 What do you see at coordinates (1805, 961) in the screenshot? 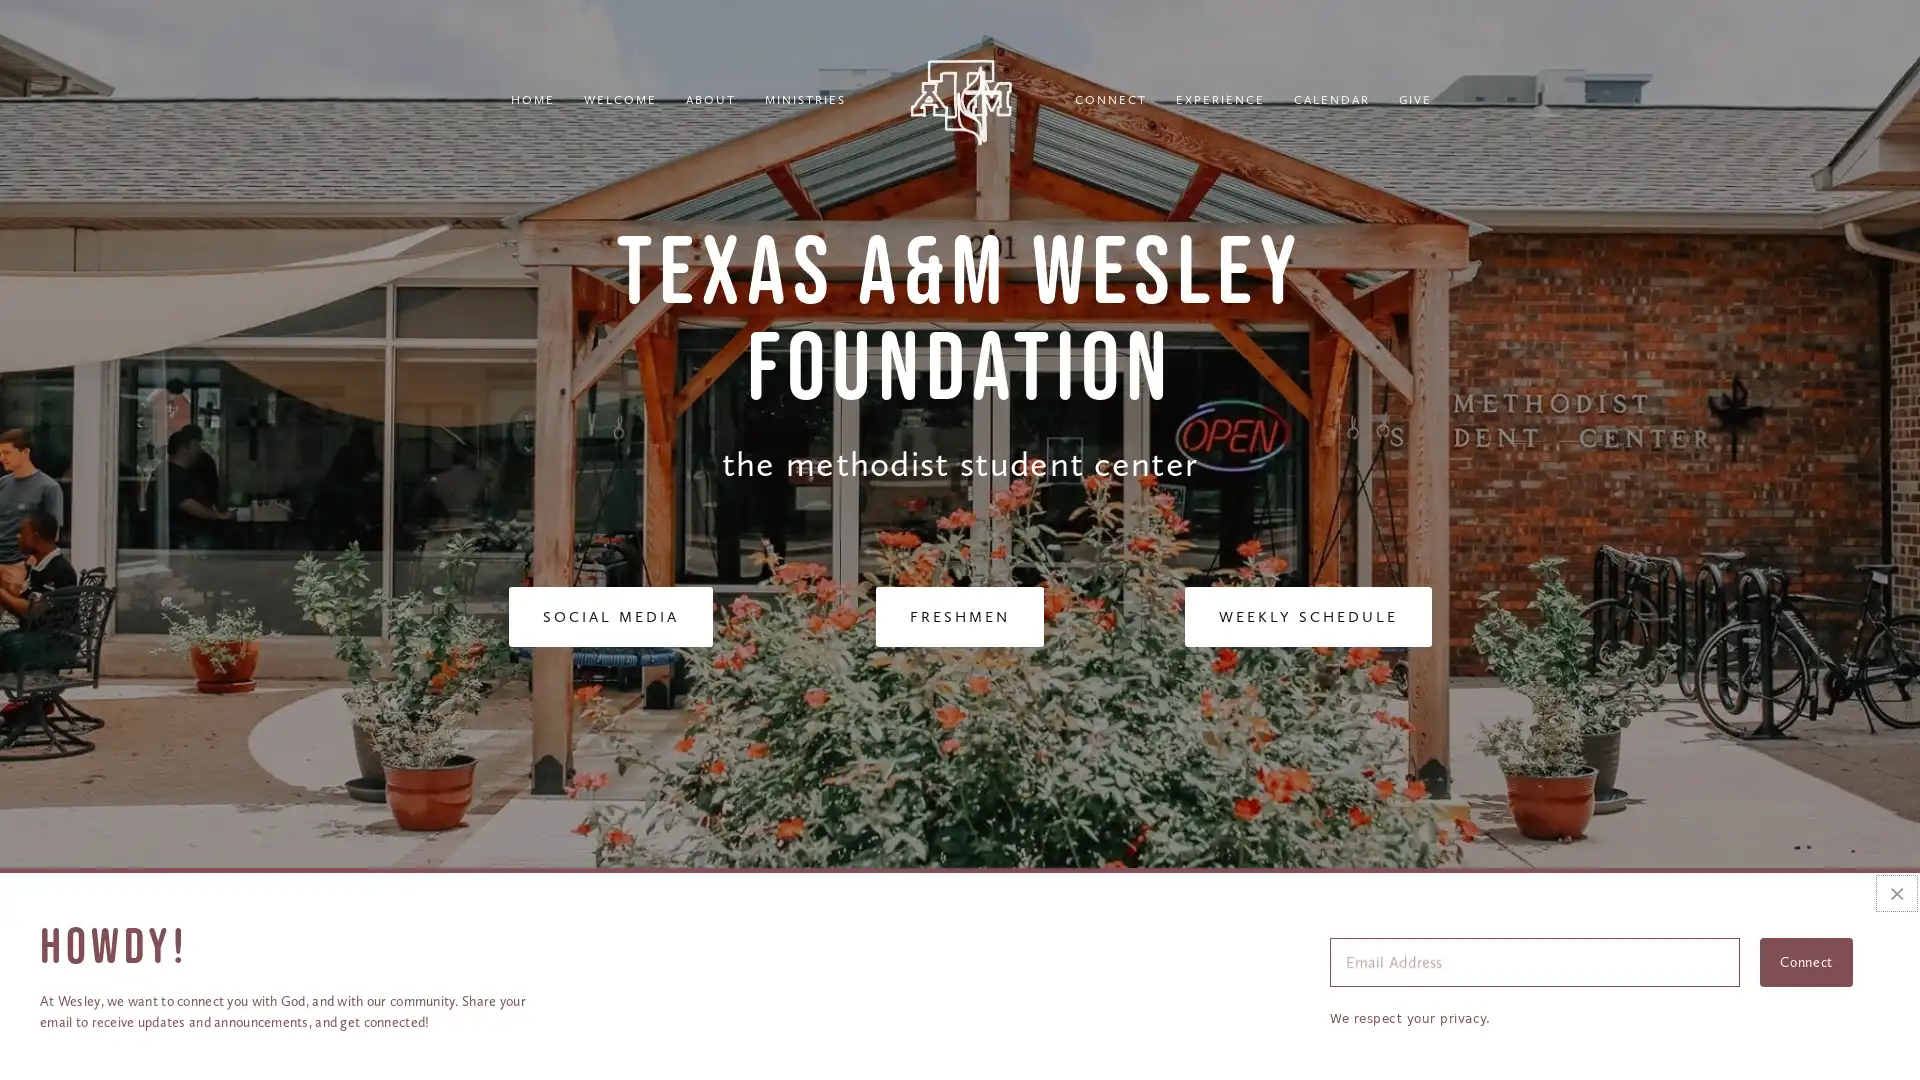
I see `Connect` at bounding box center [1805, 961].